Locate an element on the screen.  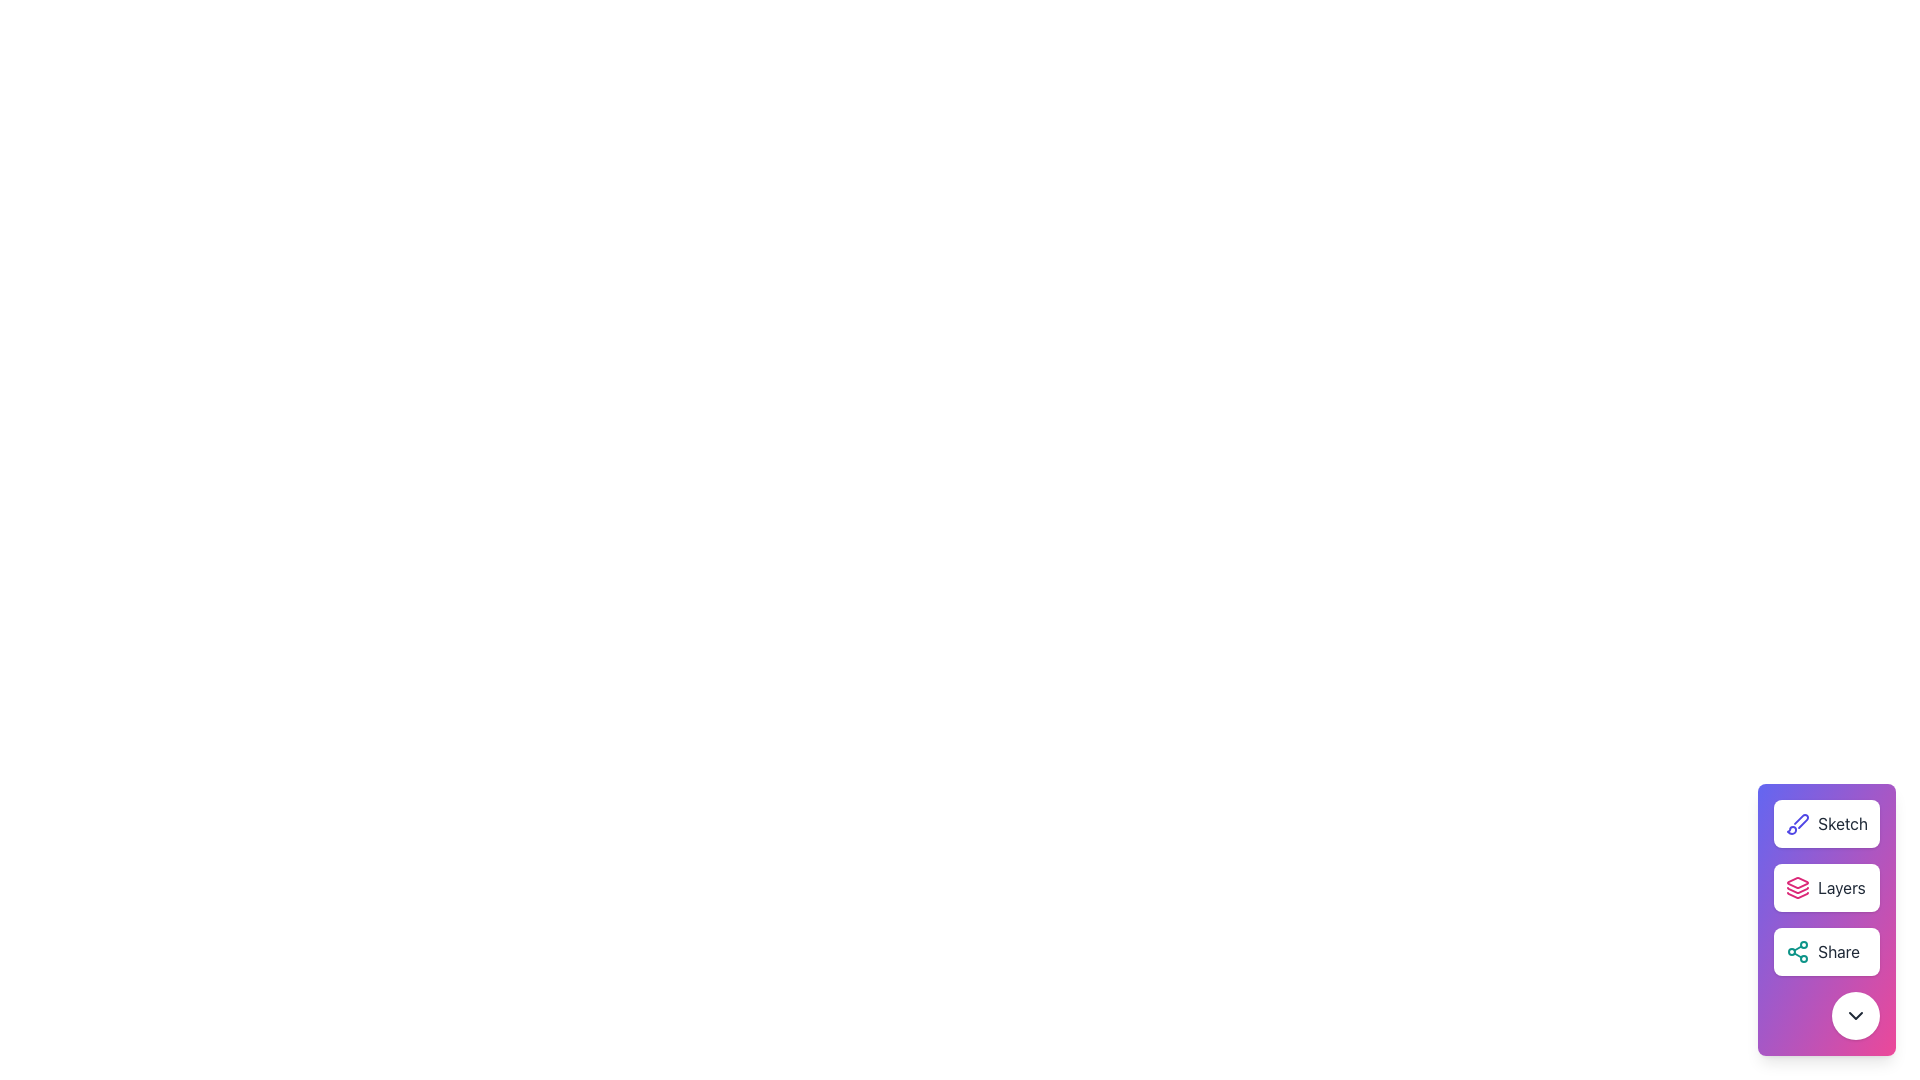
the bottom layer of the layered icon representing 'Layers' in the side menu located at the bottom-right corner of the interface is located at coordinates (1798, 894).